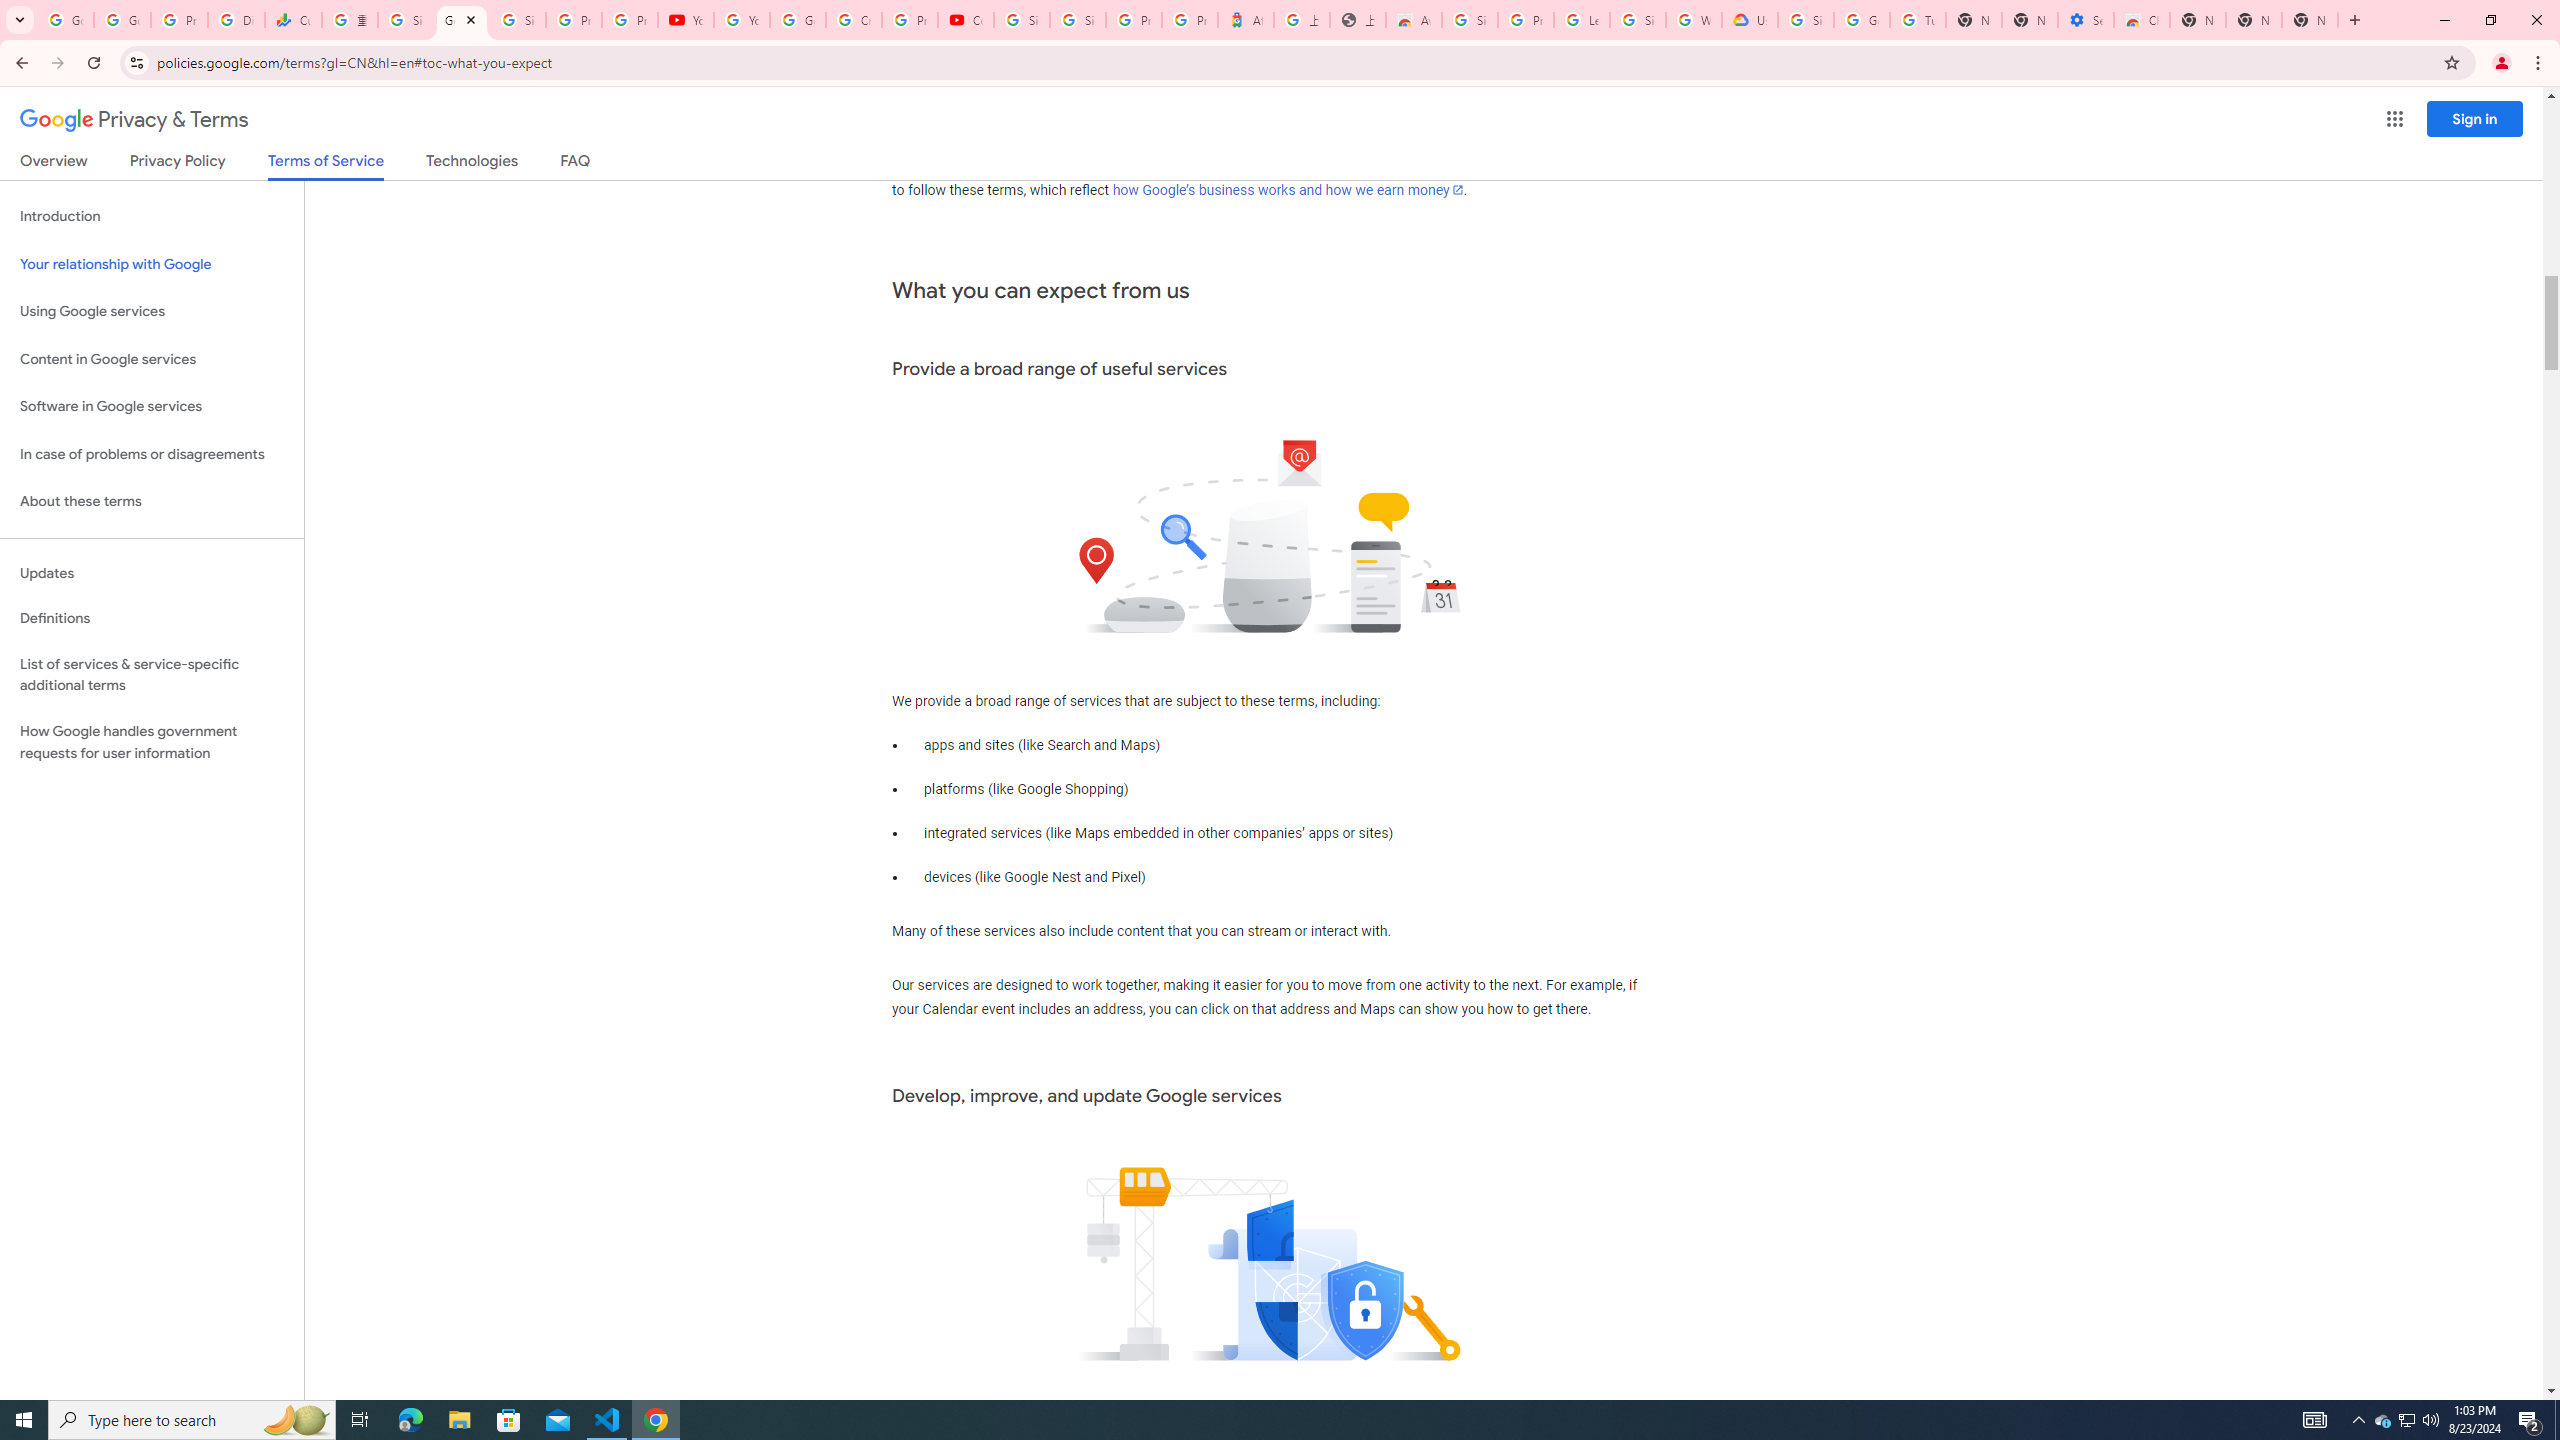 This screenshot has height=1440, width=2560. What do you see at coordinates (135, 61) in the screenshot?
I see `'View site information'` at bounding box center [135, 61].